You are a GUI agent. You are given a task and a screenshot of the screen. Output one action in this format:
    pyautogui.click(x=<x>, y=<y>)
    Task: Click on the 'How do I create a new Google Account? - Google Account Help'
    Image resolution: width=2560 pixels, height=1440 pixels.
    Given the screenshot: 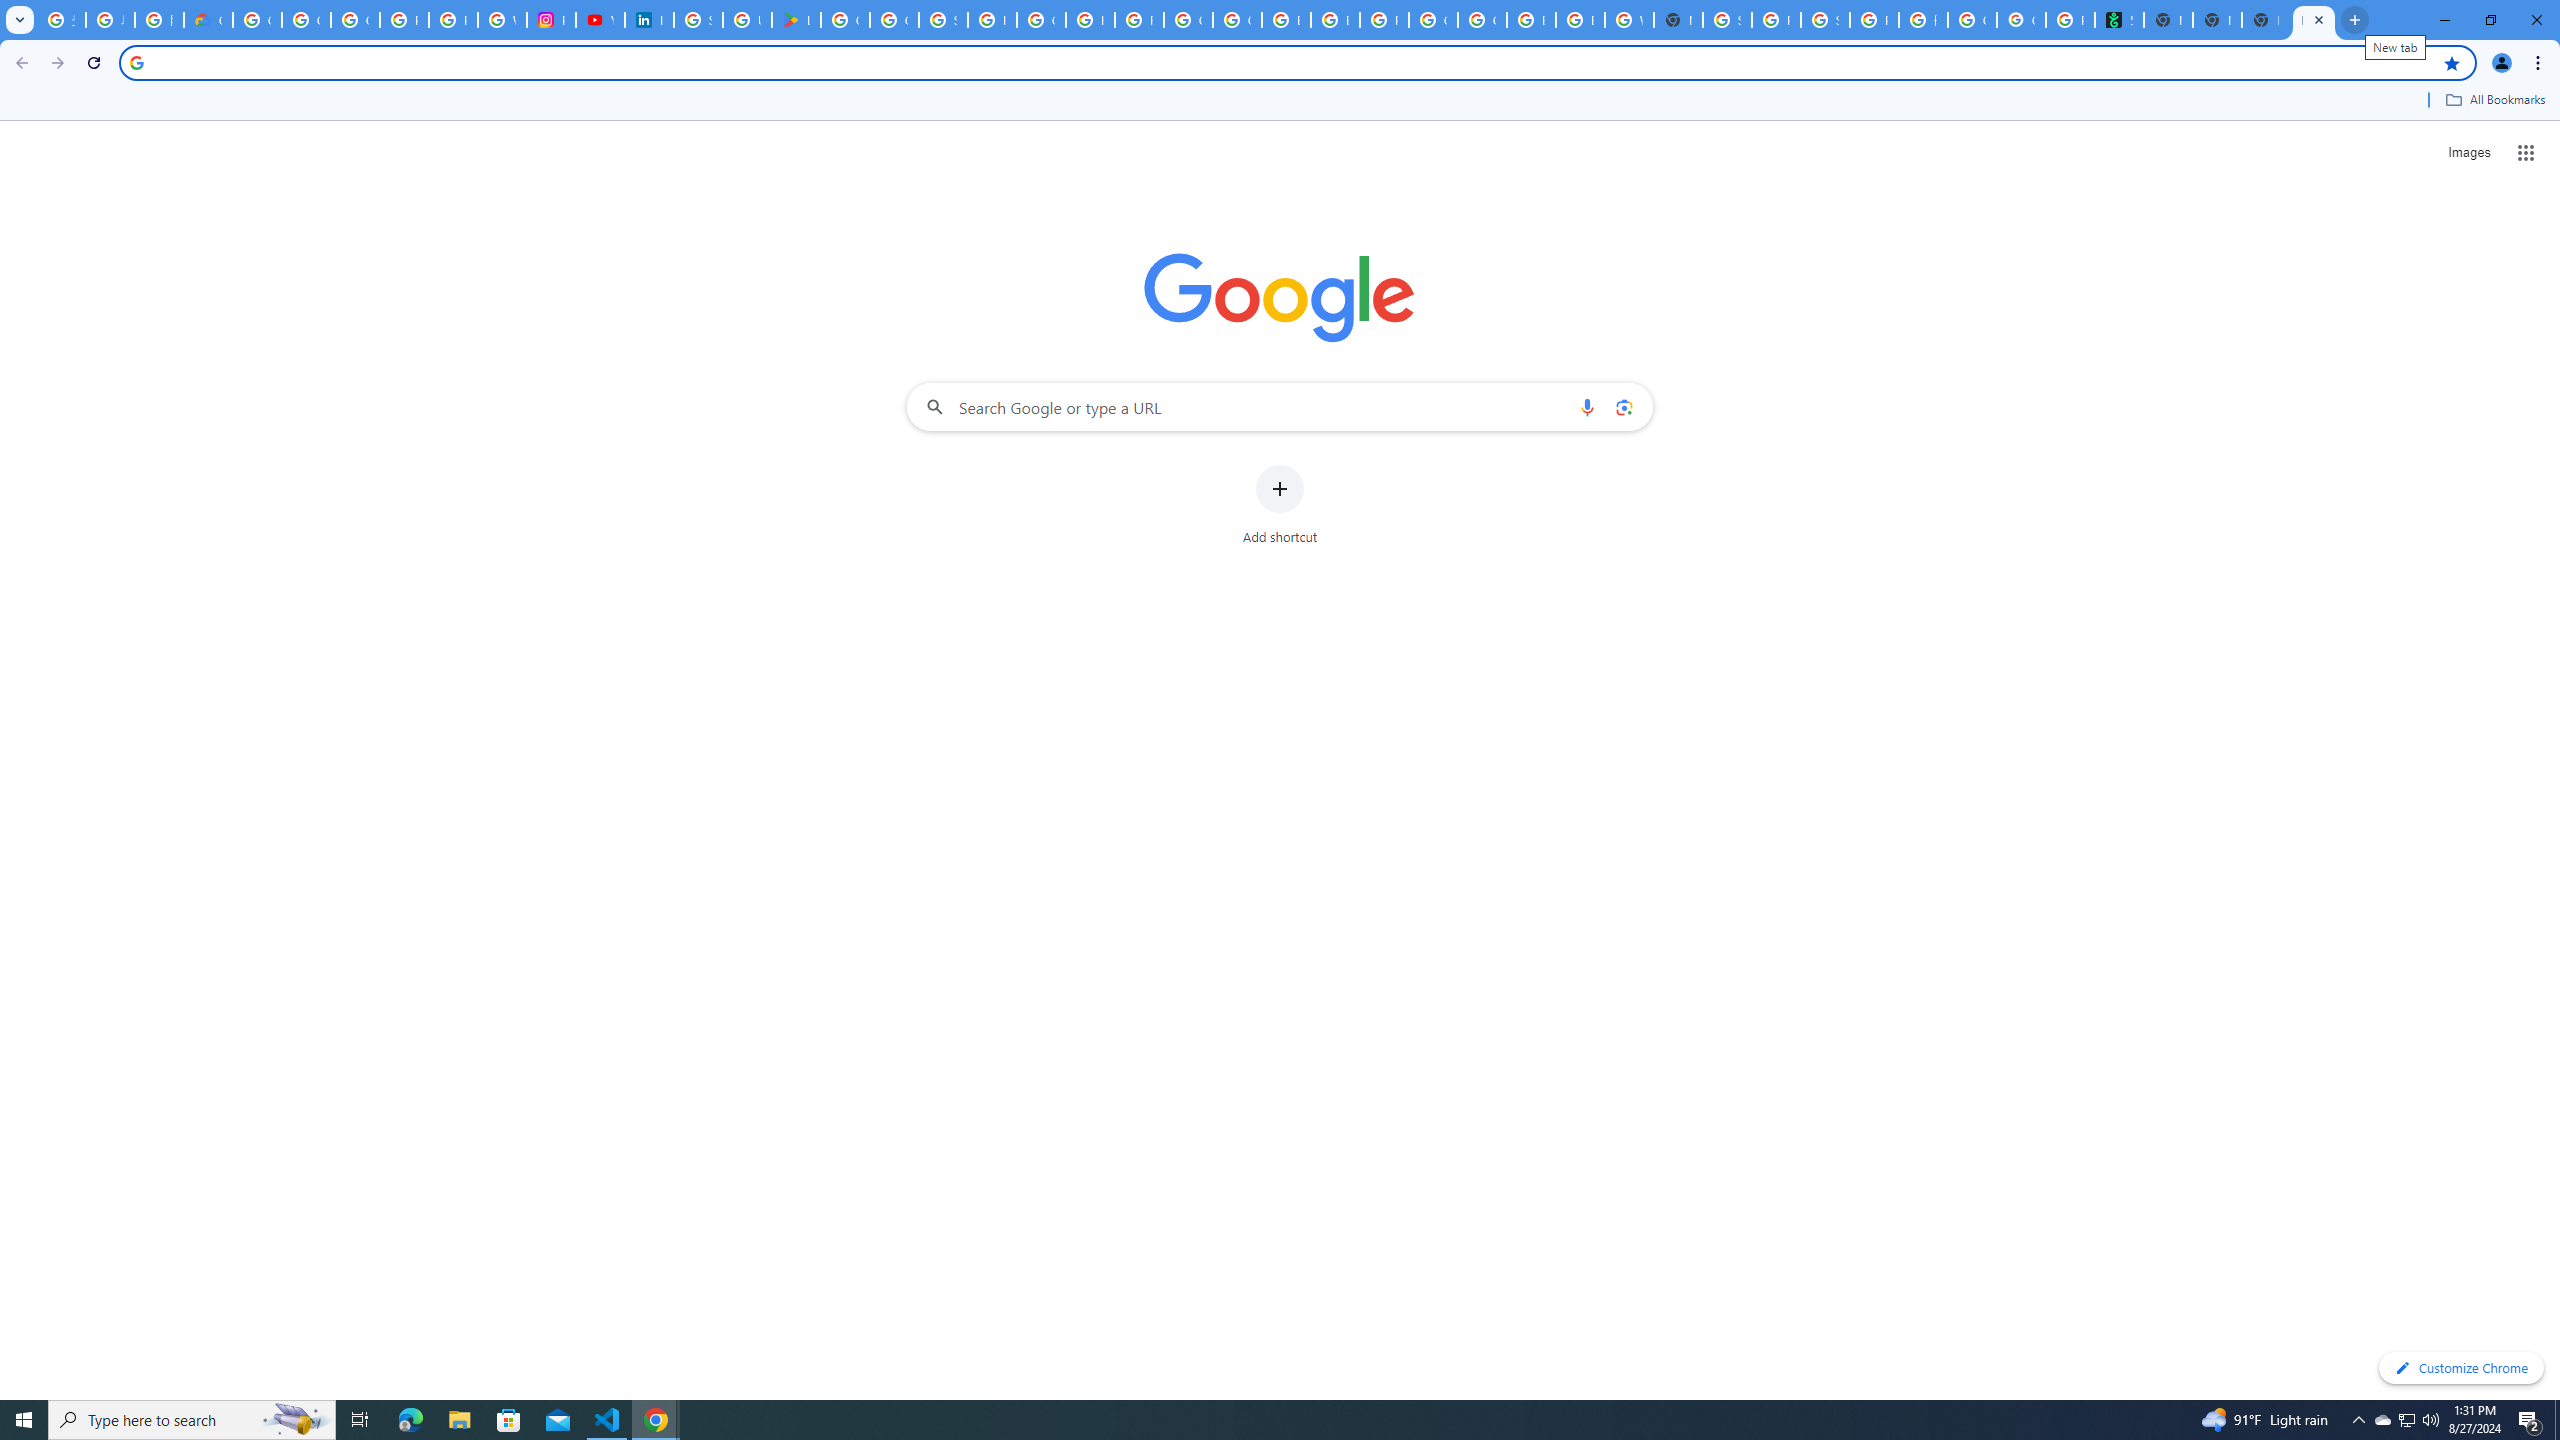 What is the action you would take?
    pyautogui.click(x=1089, y=19)
    